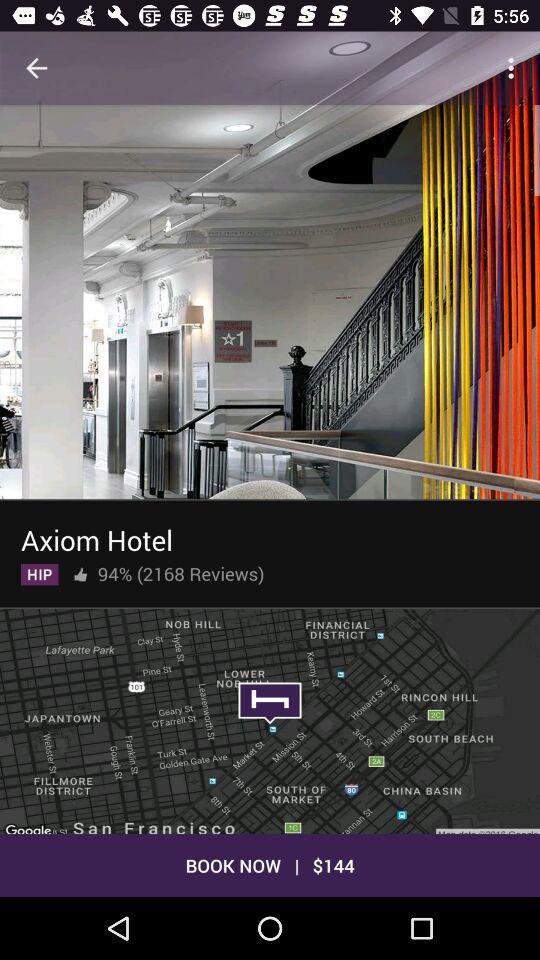  I want to click on icon at the top right corner, so click(513, 68).